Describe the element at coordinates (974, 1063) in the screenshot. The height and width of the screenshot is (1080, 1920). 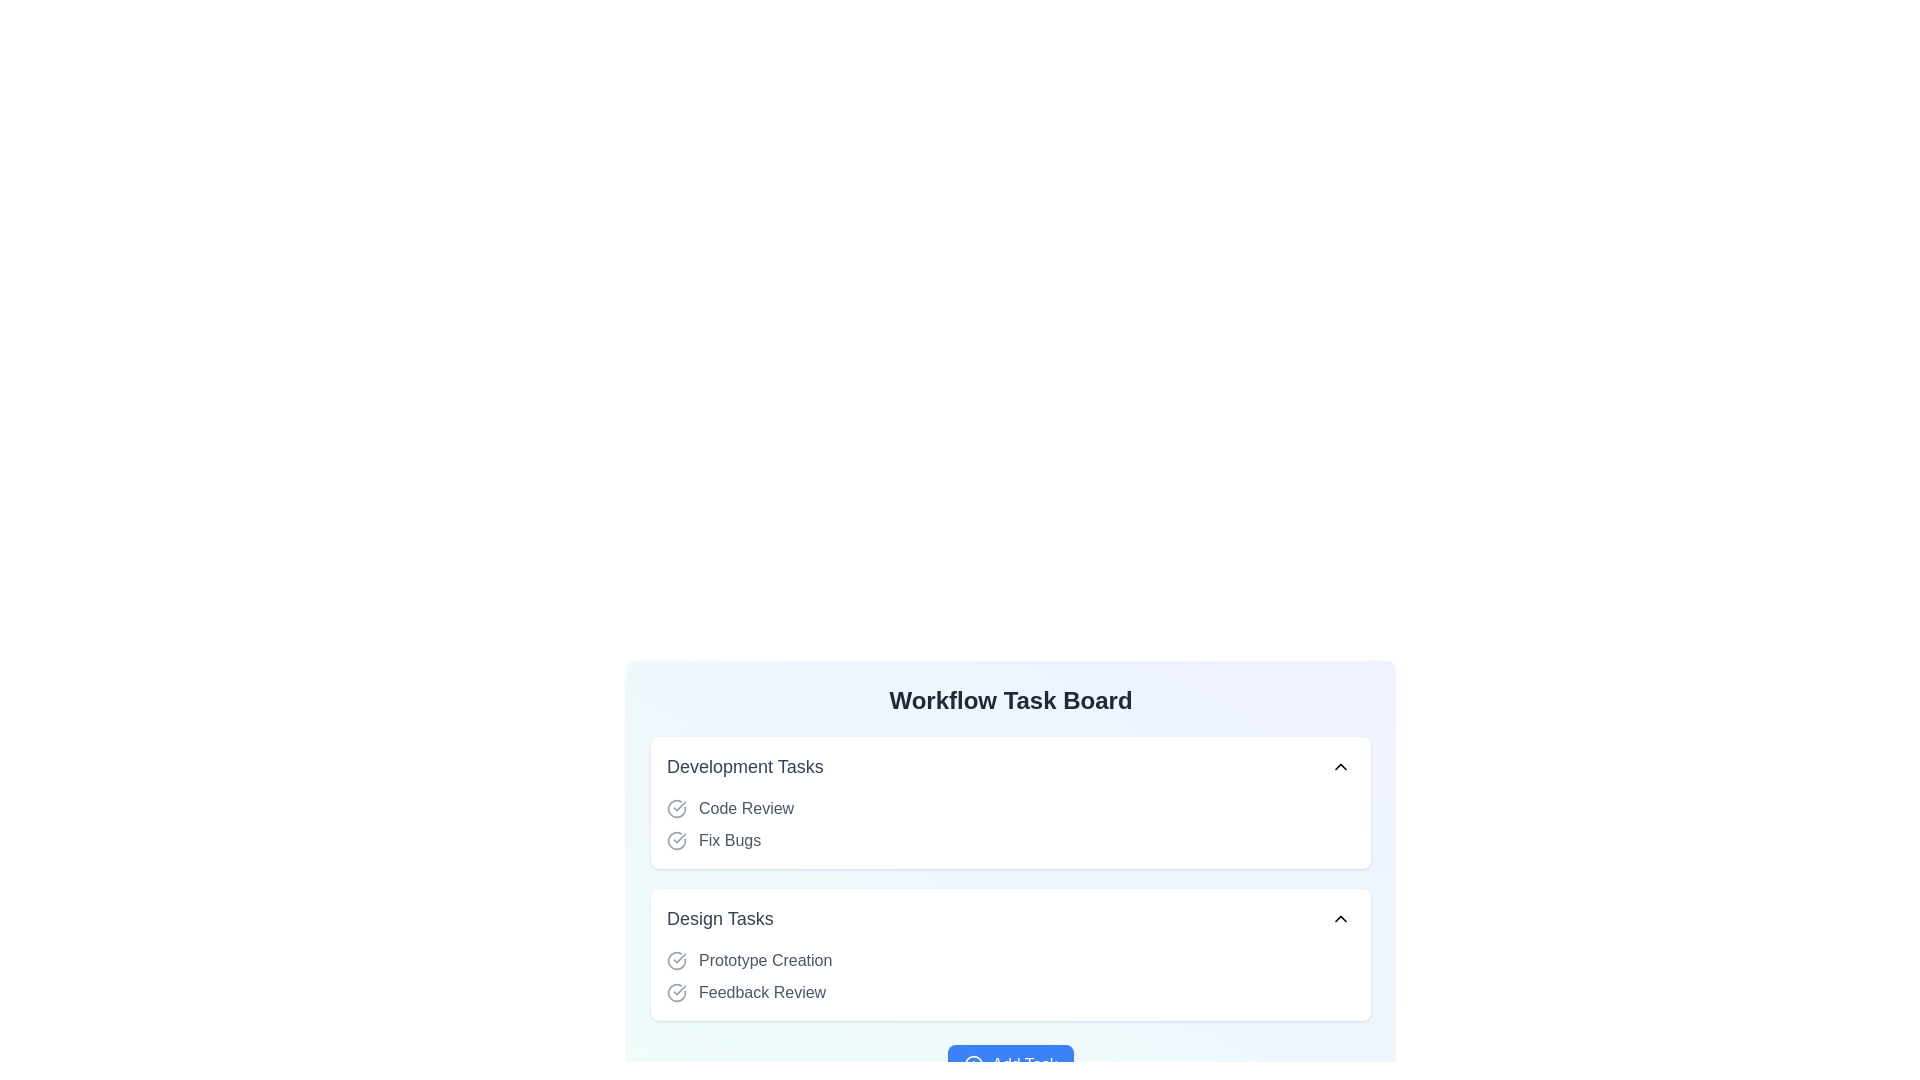
I see `the icon located to the left of the 'Add Task' button, which serves as a visual indicator for adding a new task` at that location.